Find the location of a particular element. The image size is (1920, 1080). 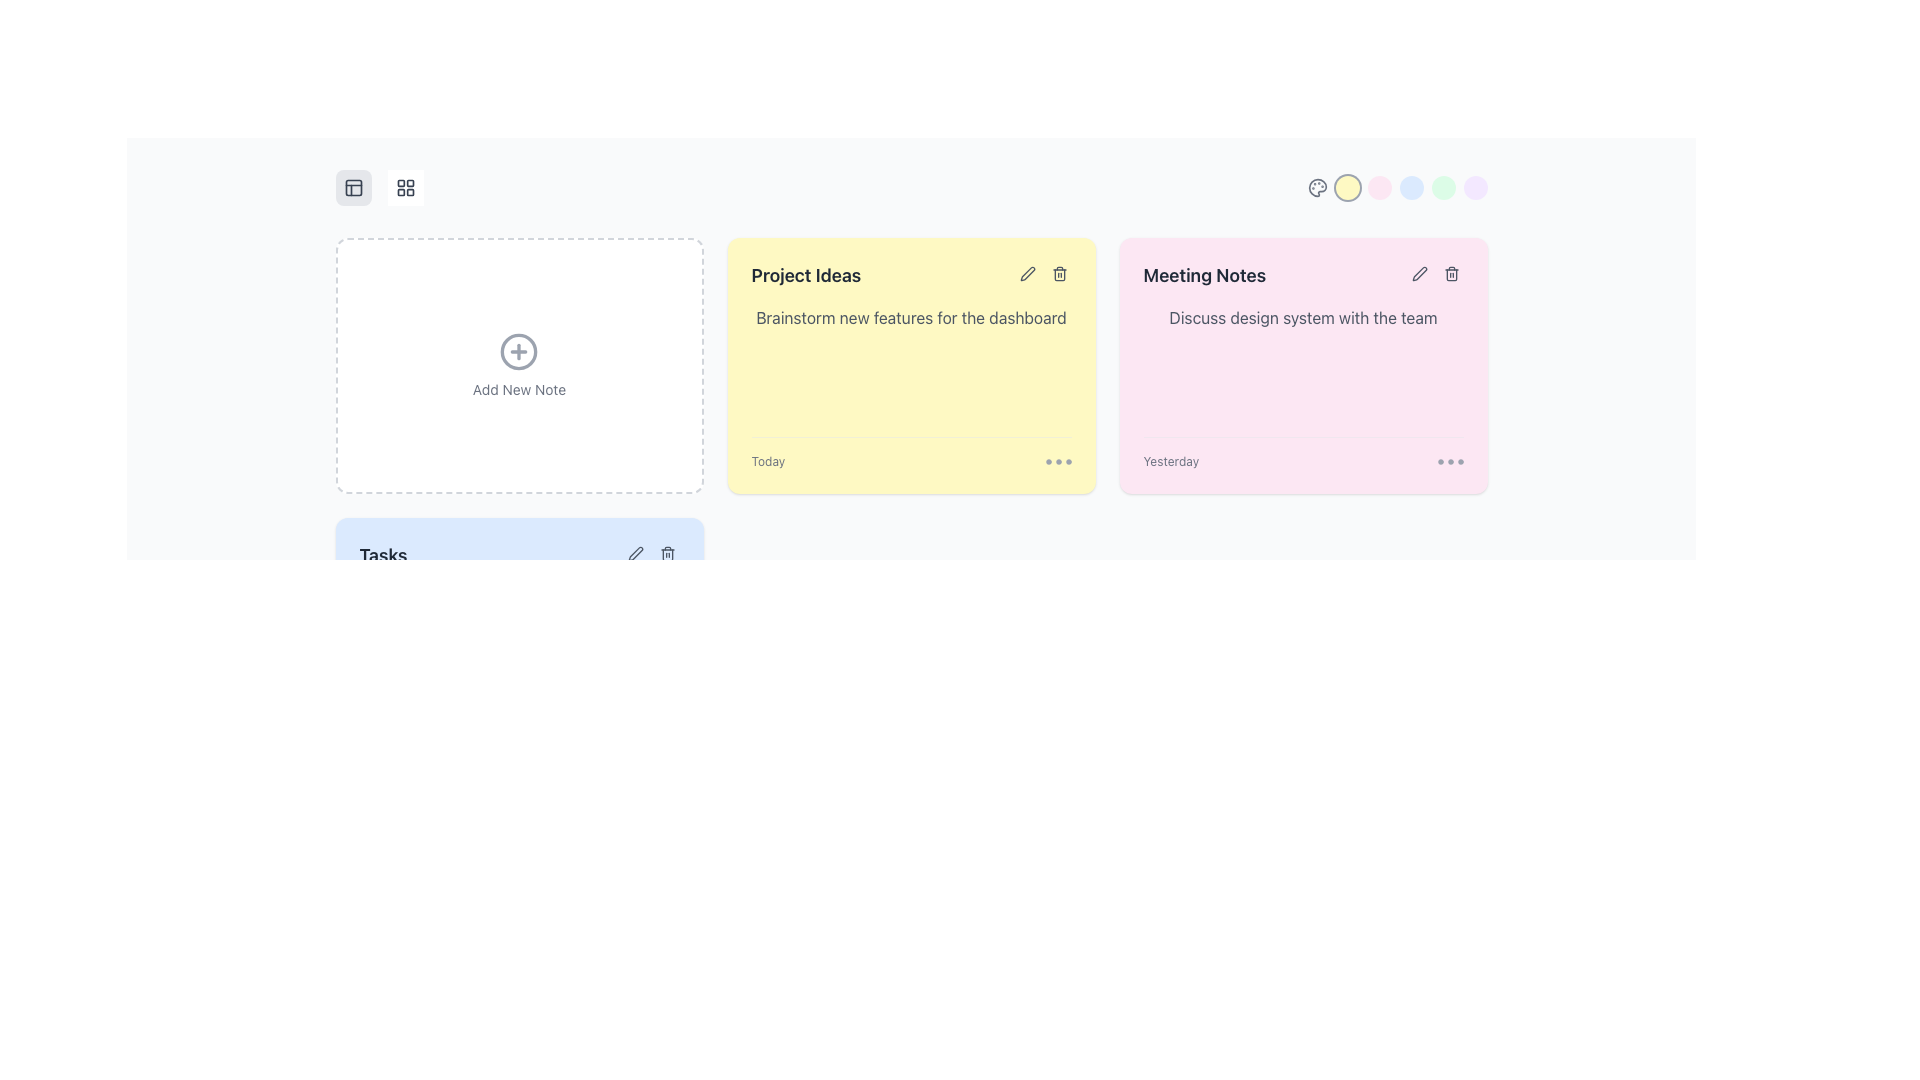

the SVG grid layout icon, which is a minimalist icon with a gray outline and no fill, located towards the top-left area of the interface is located at coordinates (404, 188).